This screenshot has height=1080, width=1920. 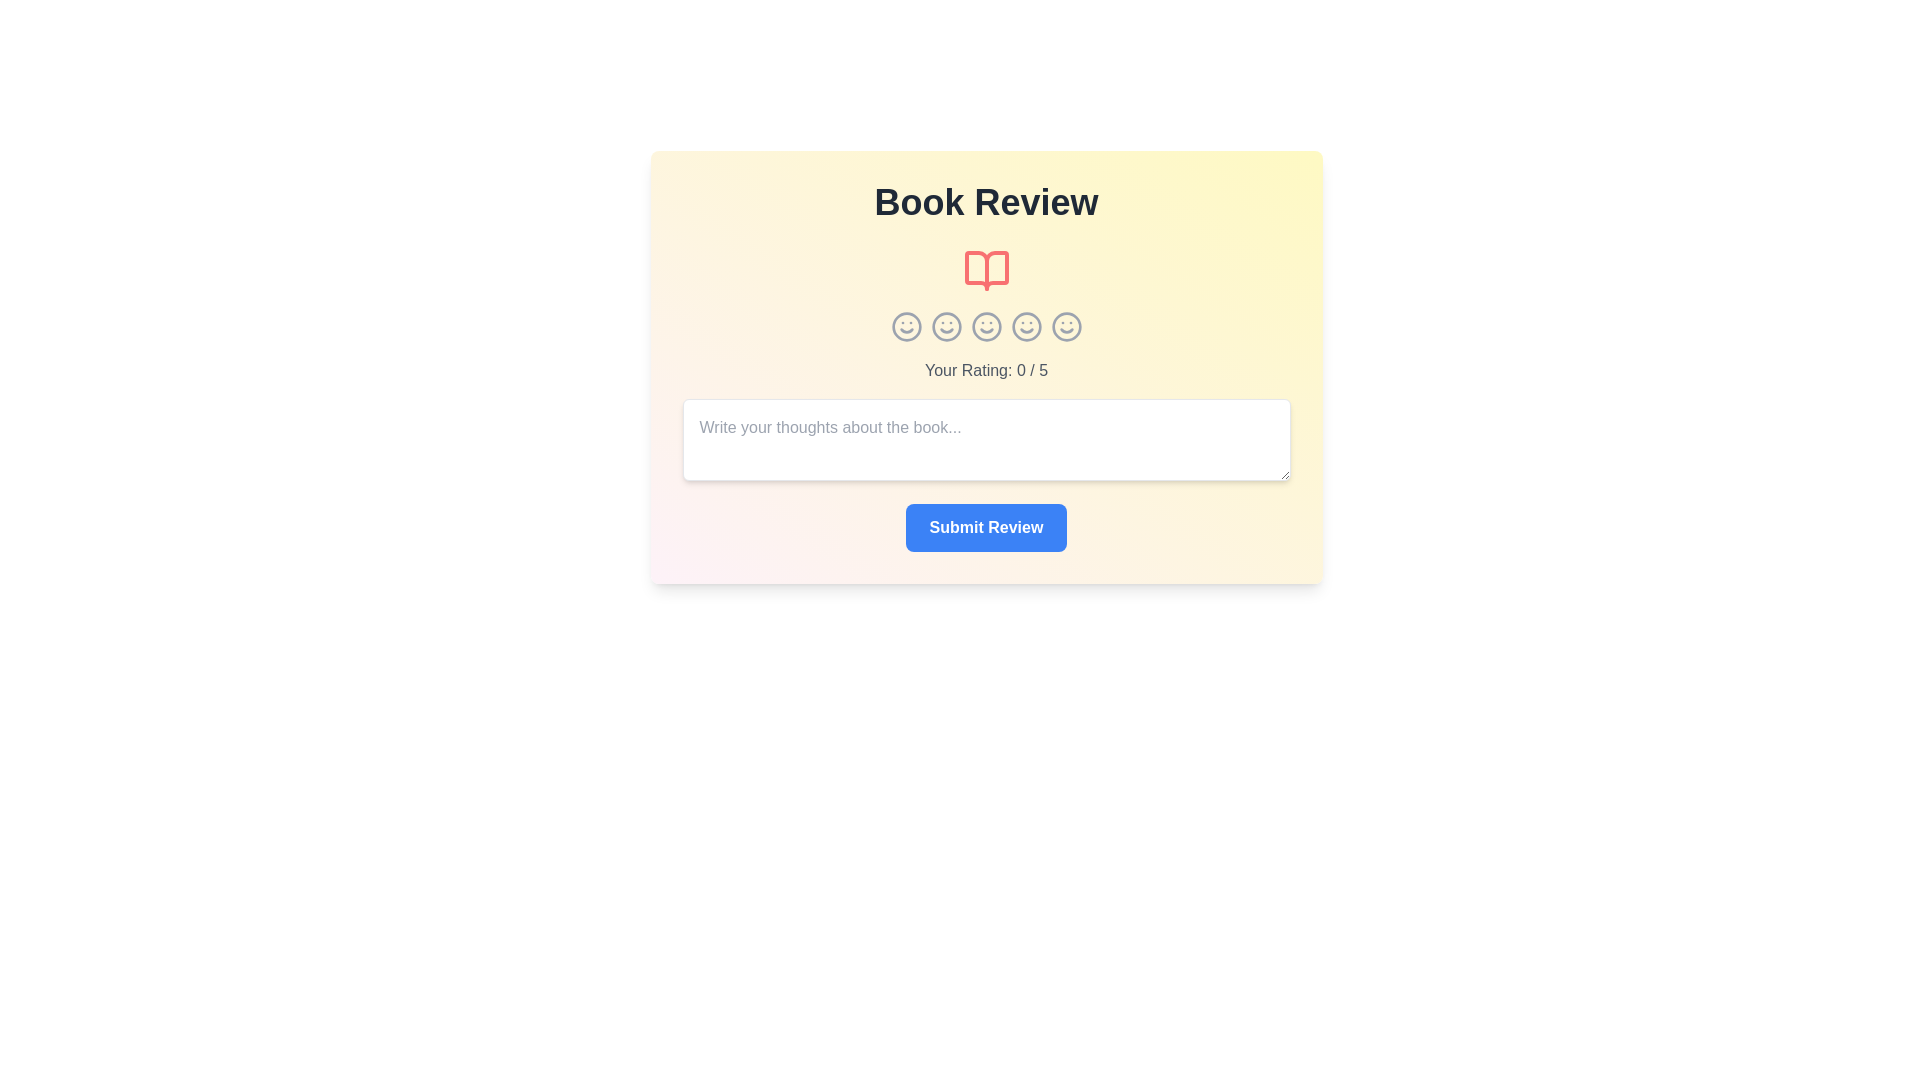 I want to click on the text area and type the comment, so click(x=986, y=438).